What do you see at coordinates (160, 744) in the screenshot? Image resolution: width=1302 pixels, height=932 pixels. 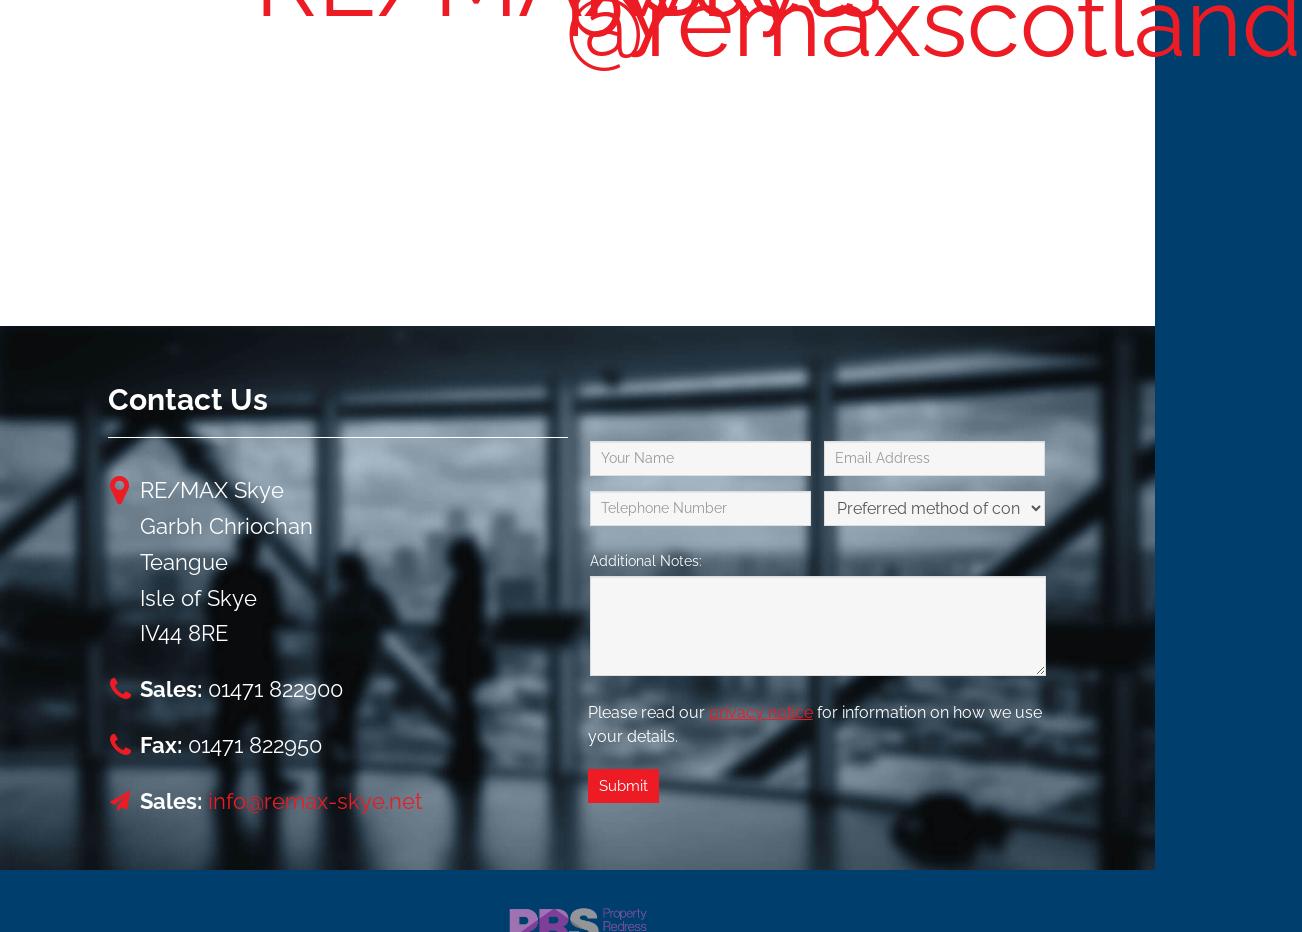 I see `'Fax:'` at bounding box center [160, 744].